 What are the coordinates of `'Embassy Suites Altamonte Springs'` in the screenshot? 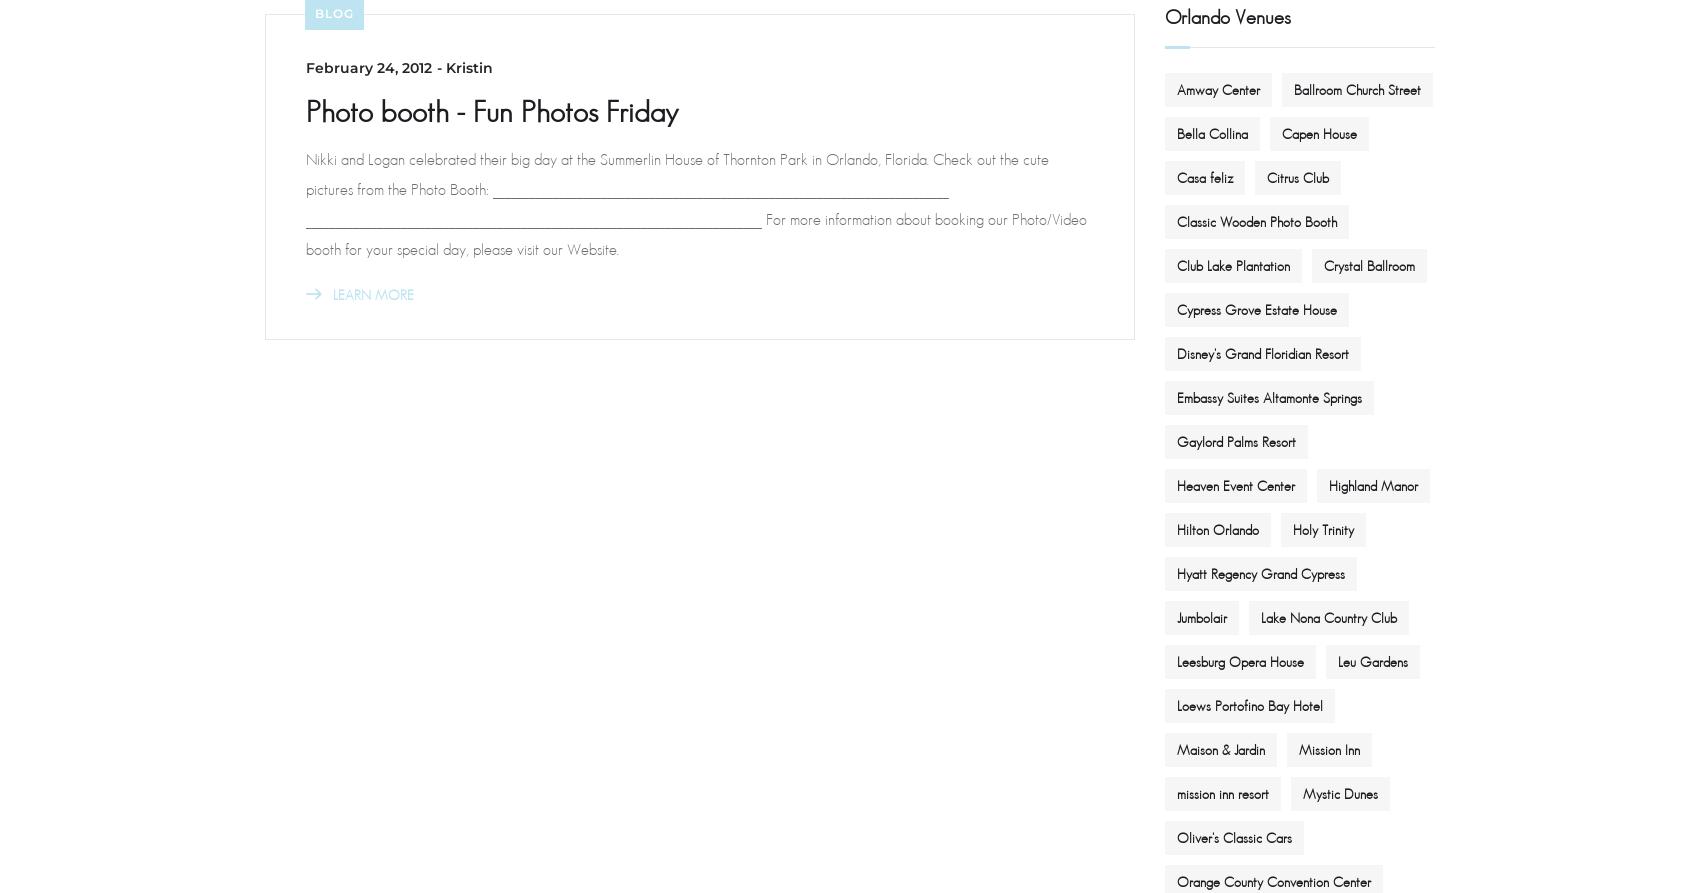 It's located at (1268, 397).